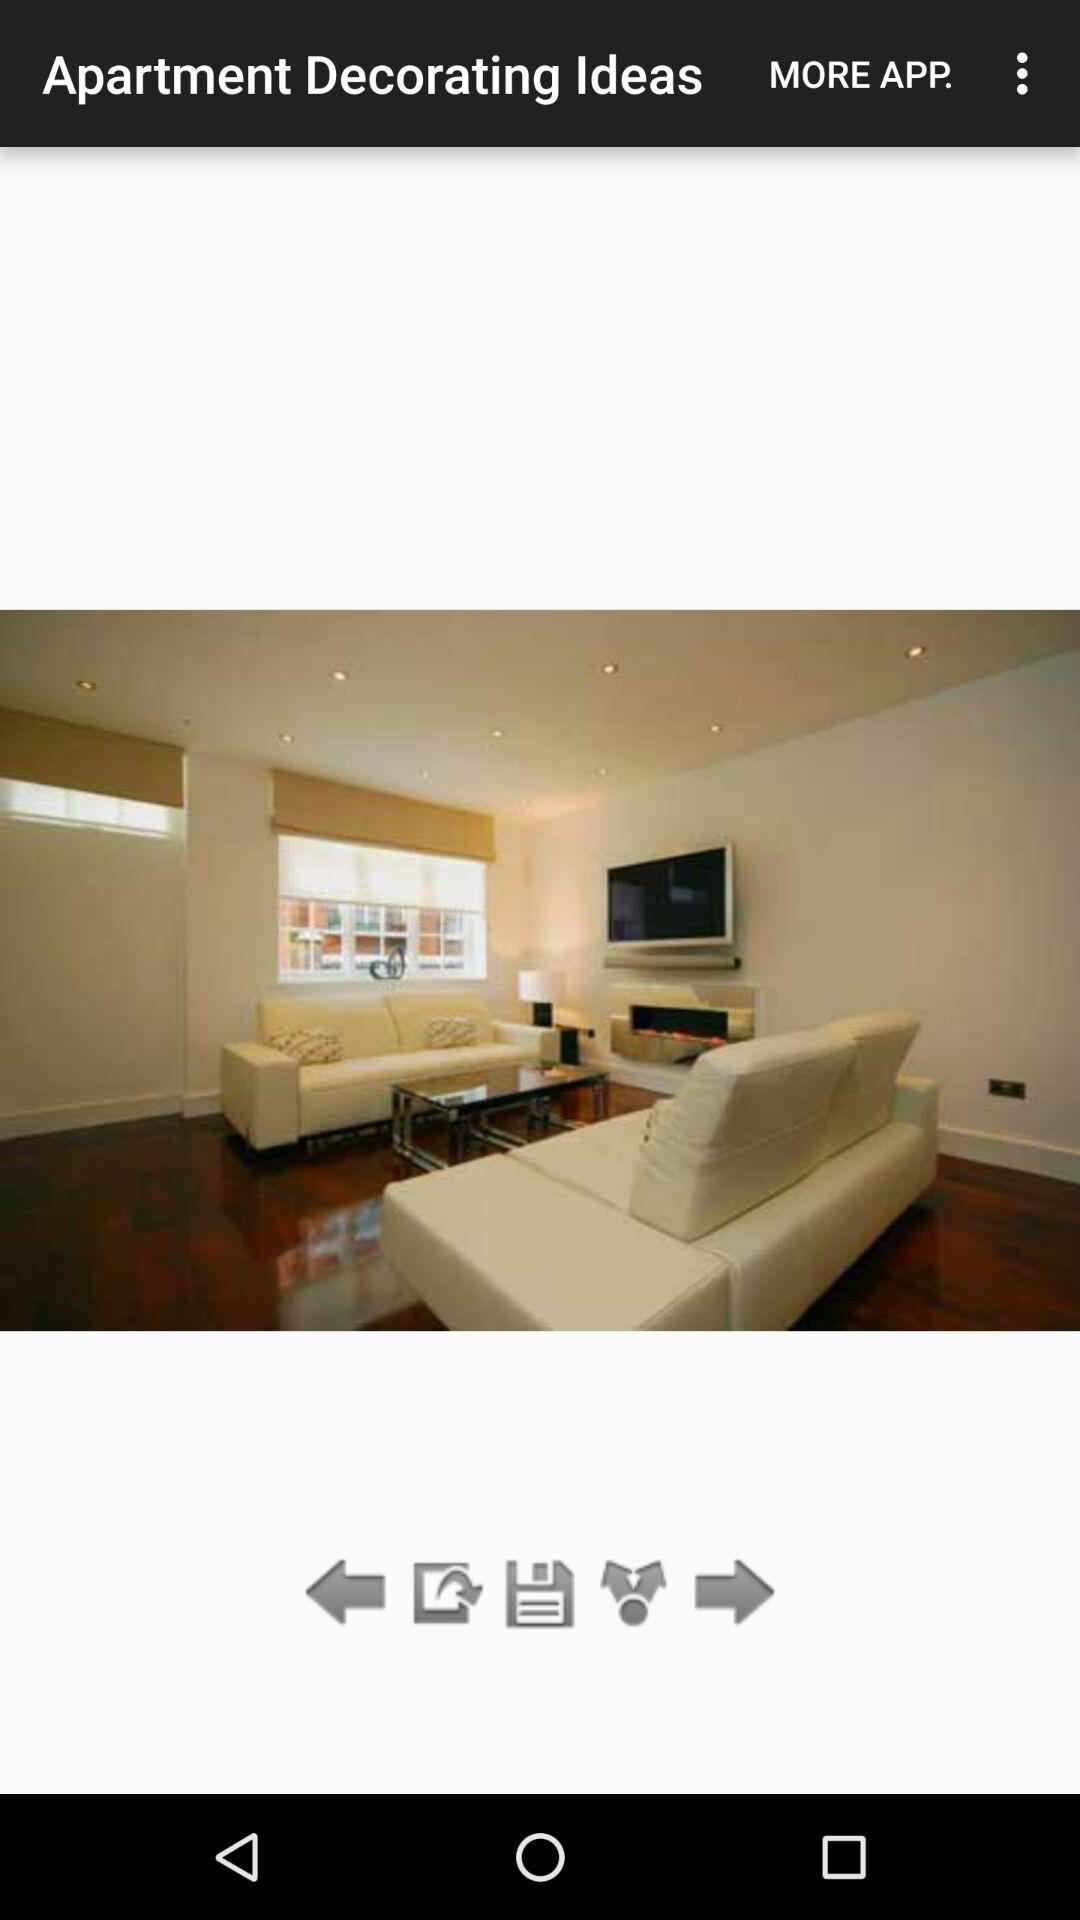 The image size is (1080, 1920). I want to click on item to the right of apartment decorating ideas icon, so click(860, 73).